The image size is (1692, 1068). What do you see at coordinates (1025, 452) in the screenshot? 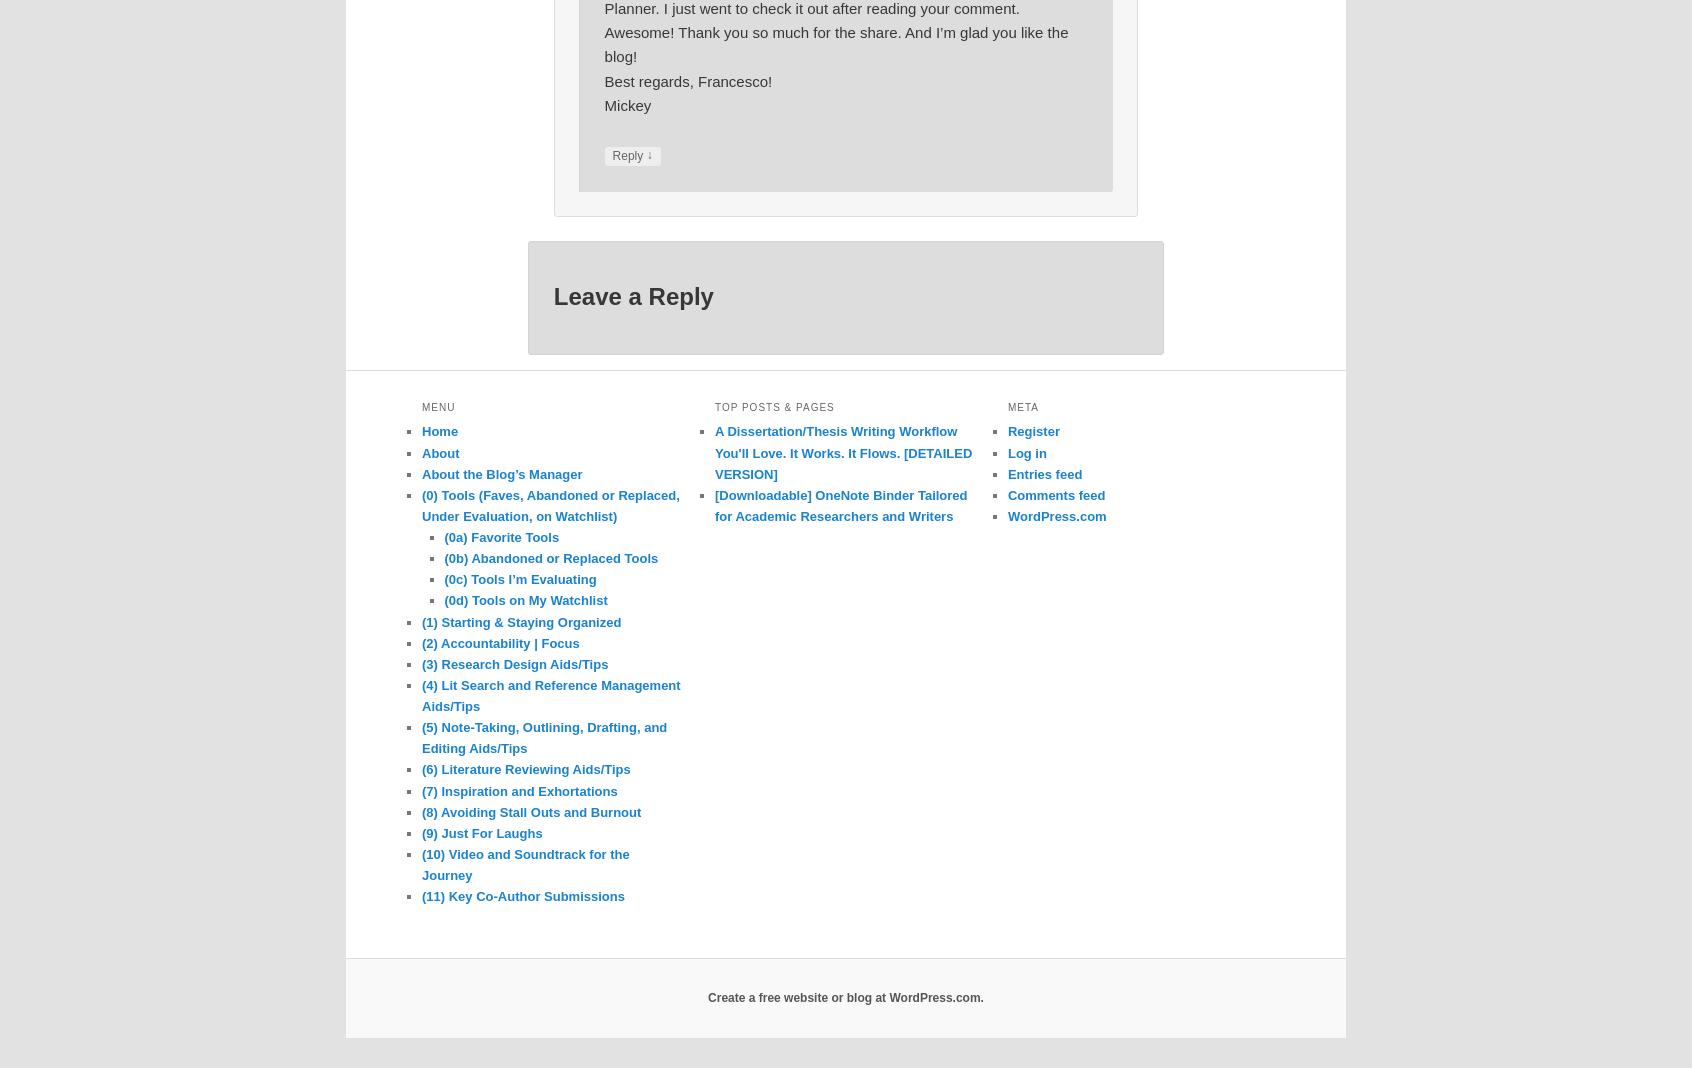
I see `'Log in'` at bounding box center [1025, 452].